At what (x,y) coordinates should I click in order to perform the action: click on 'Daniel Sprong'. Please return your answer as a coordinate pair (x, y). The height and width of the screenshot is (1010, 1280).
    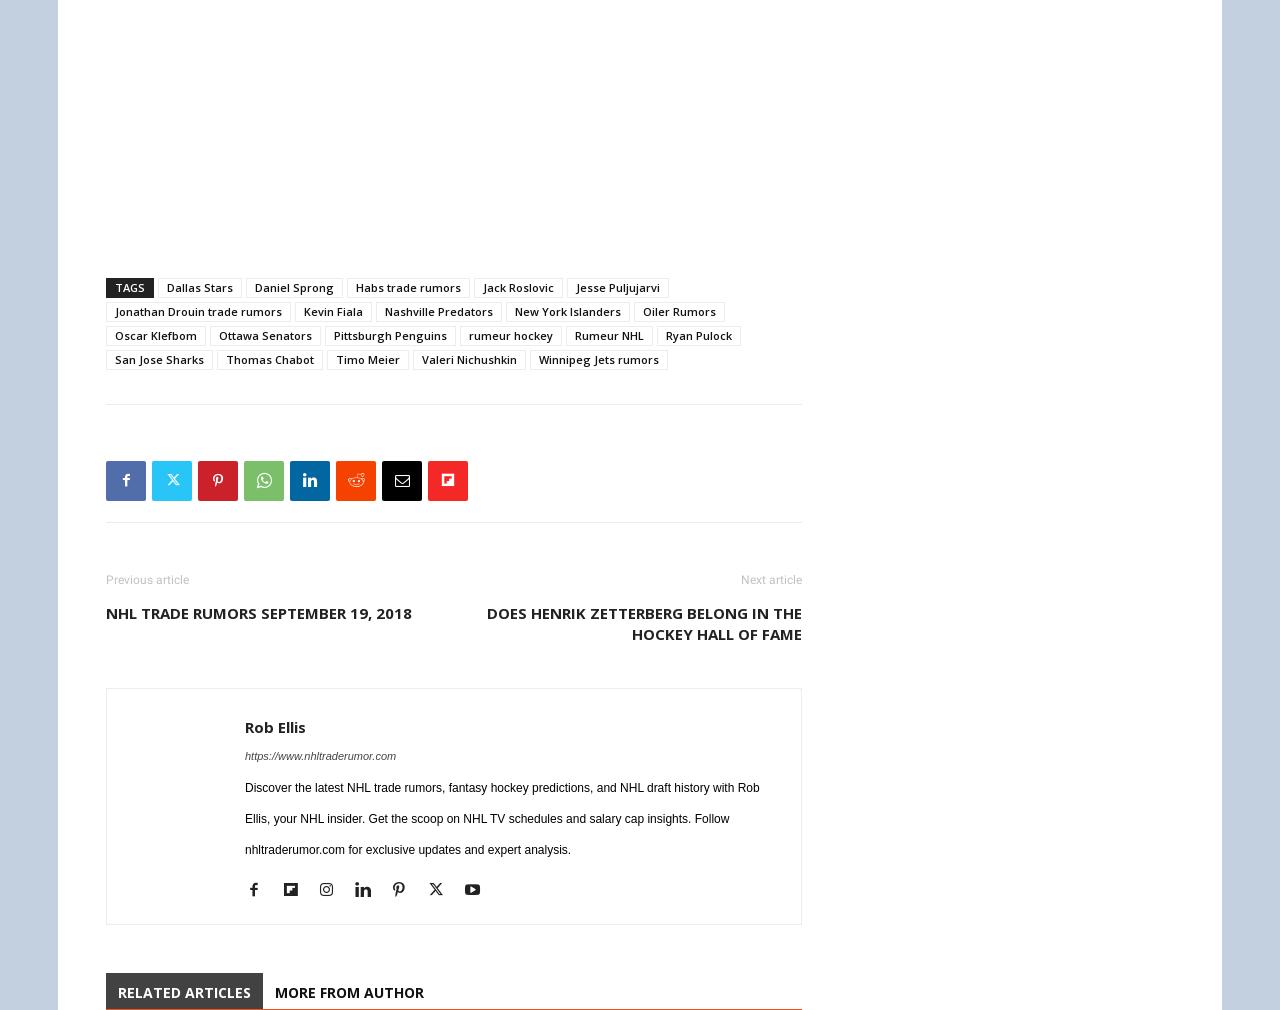
    Looking at the image, I should click on (293, 286).